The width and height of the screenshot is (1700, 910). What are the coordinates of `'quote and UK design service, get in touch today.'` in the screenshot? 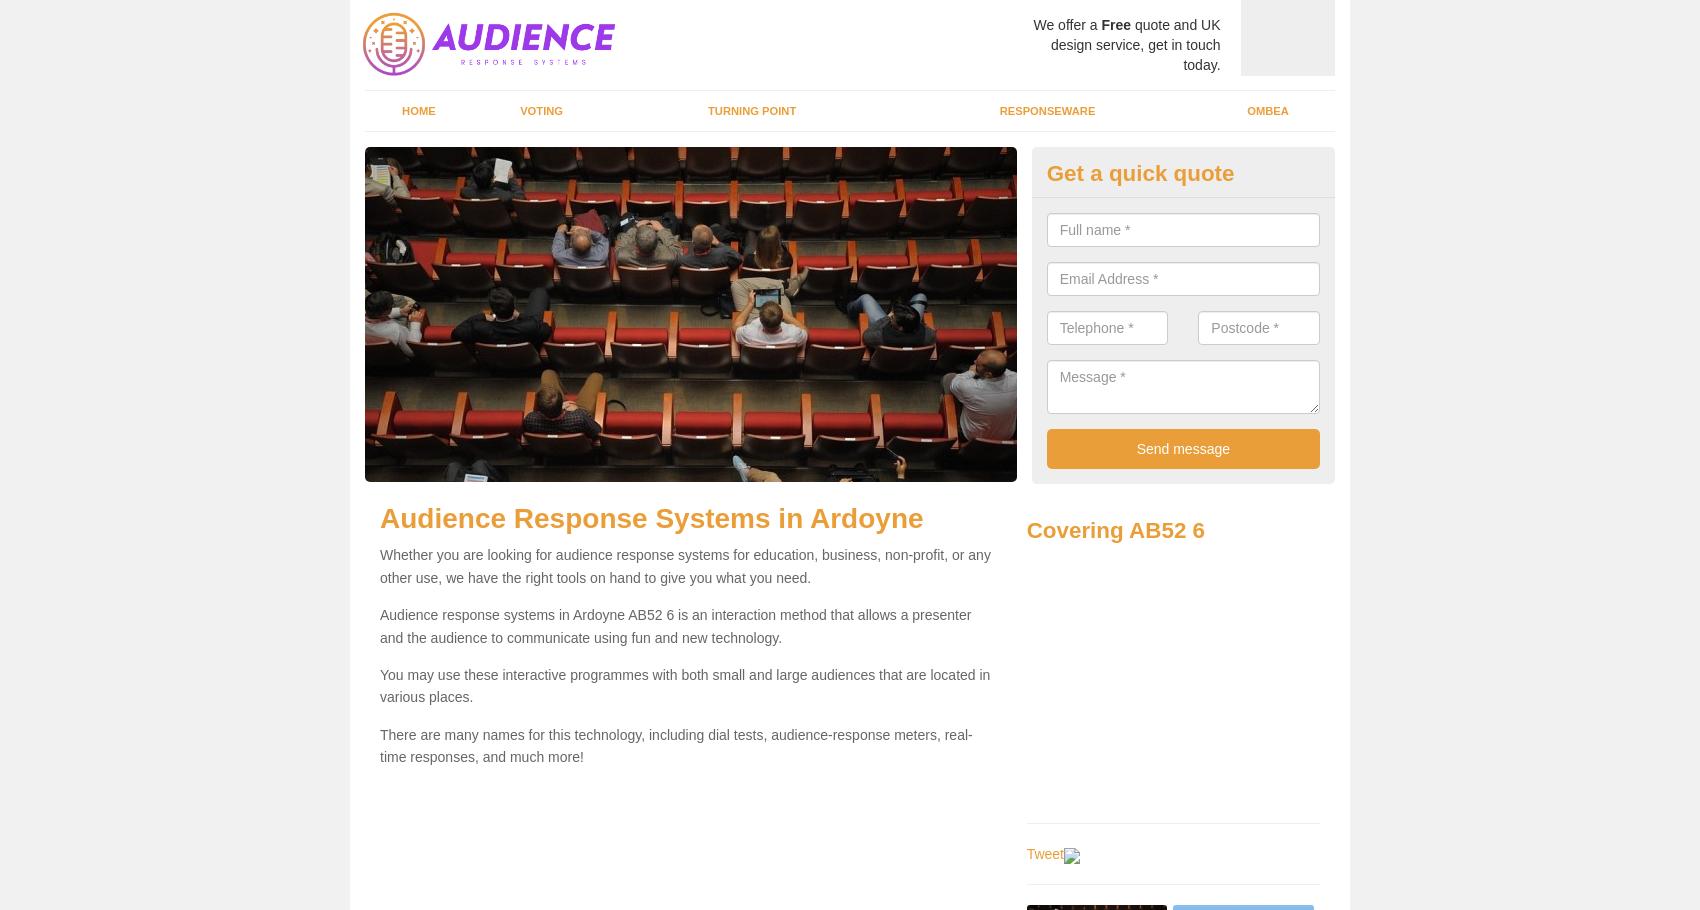 It's located at (1134, 45).